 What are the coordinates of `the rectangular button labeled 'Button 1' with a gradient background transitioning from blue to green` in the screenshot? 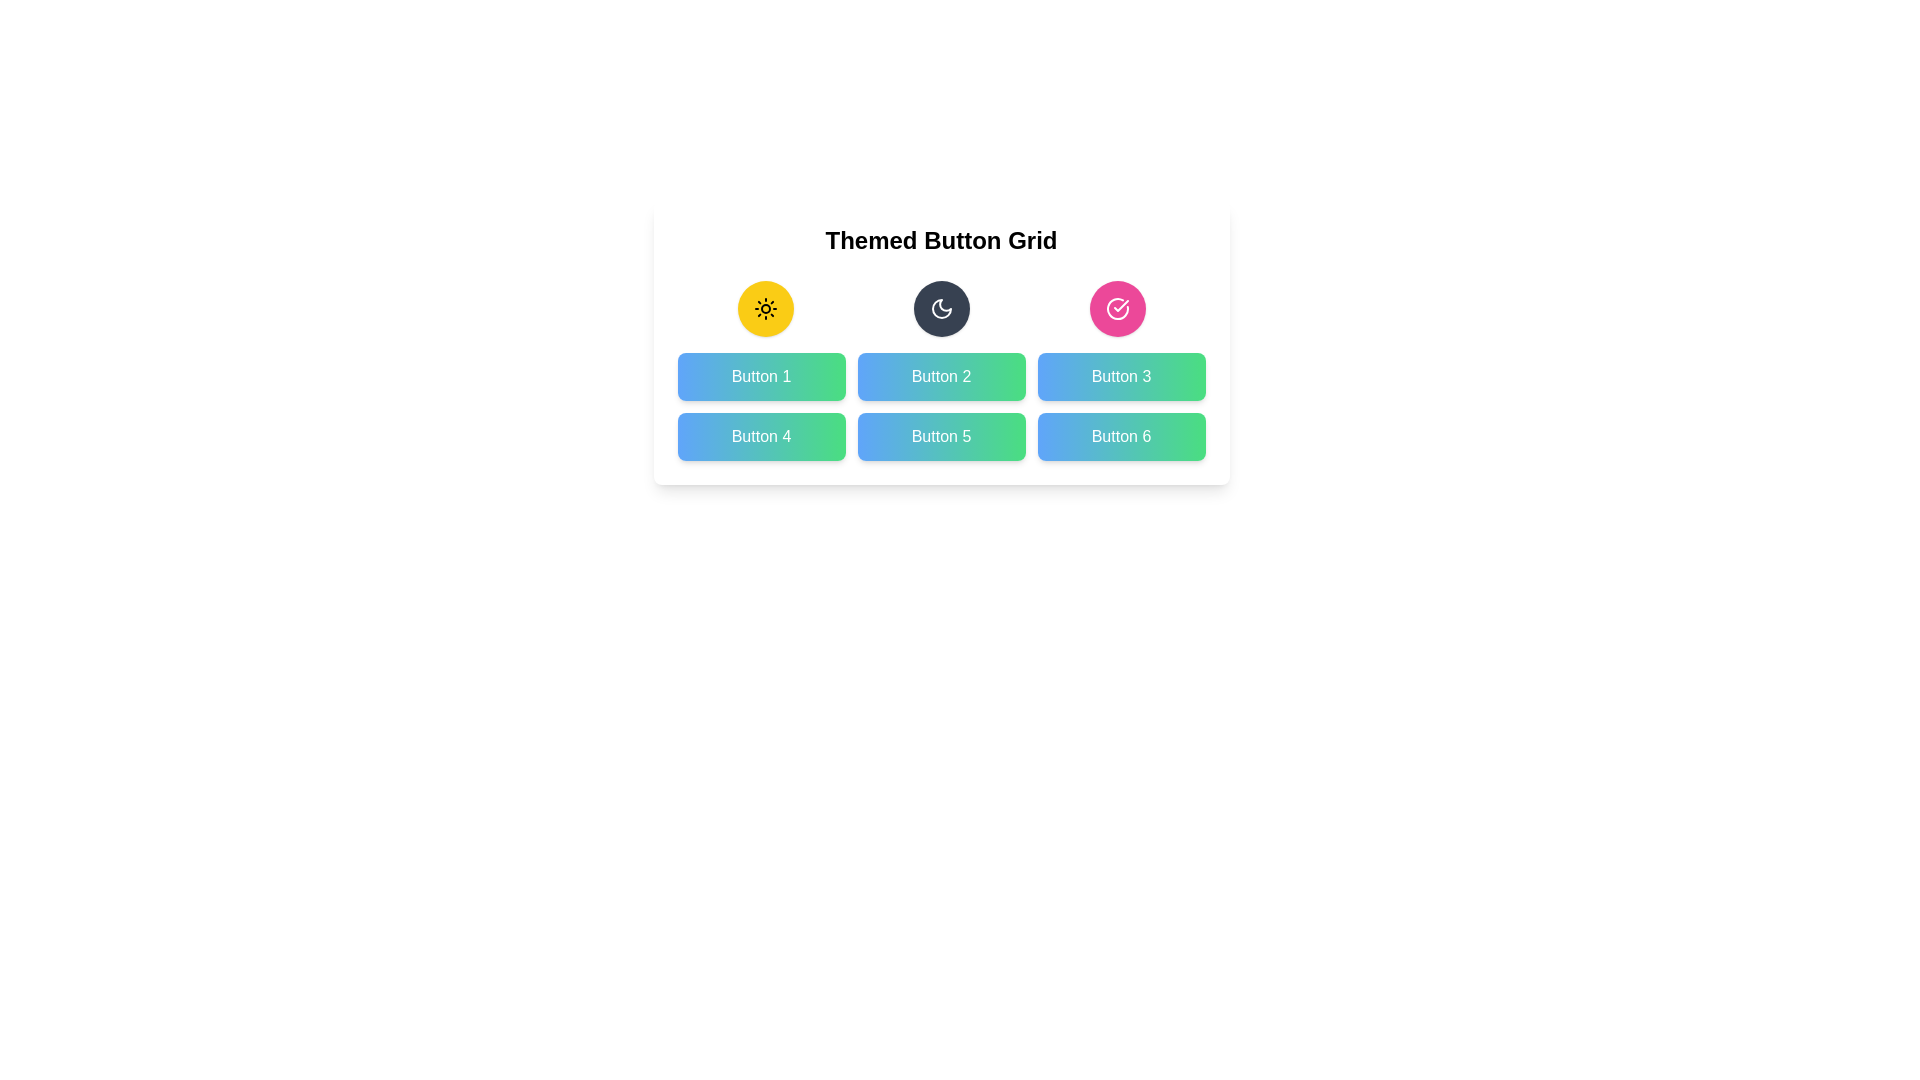 It's located at (760, 377).